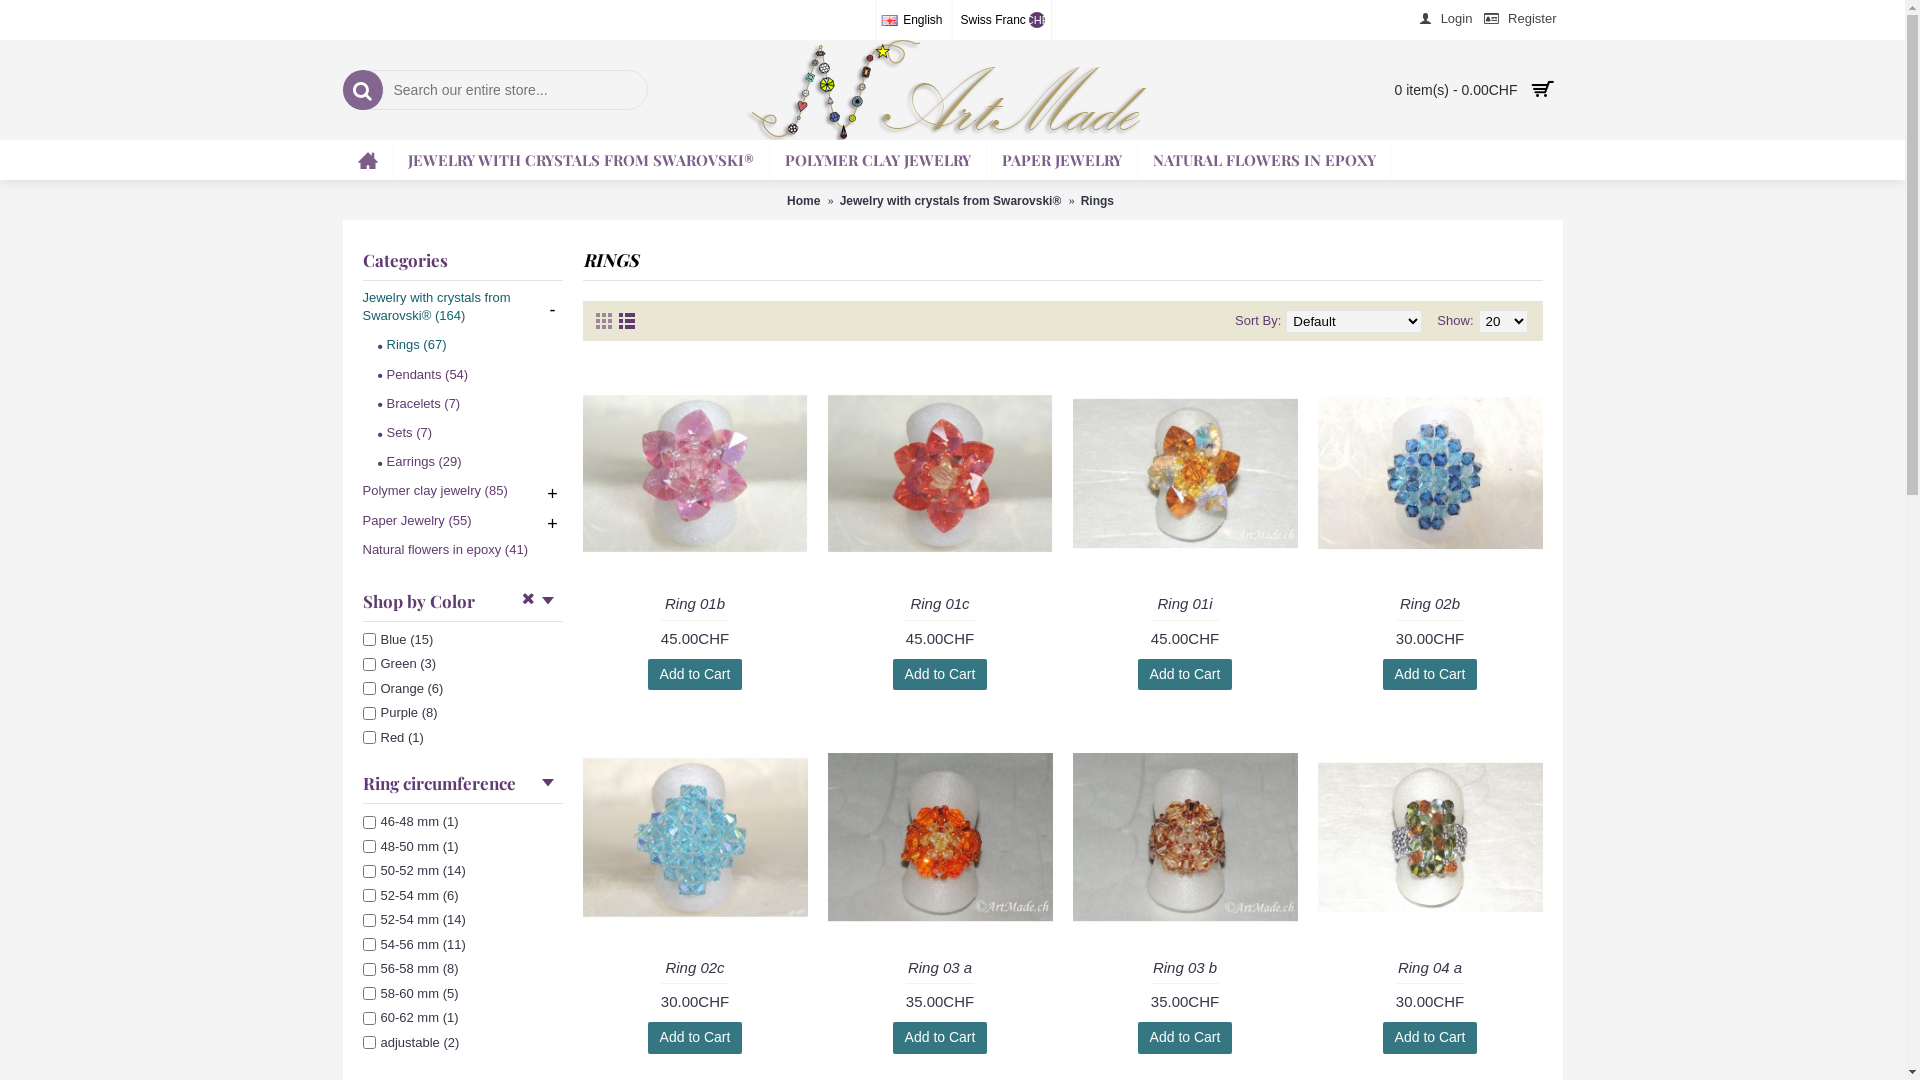  Describe the element at coordinates (361, 488) in the screenshot. I see `'Polymer clay jewelry (85)` at that location.